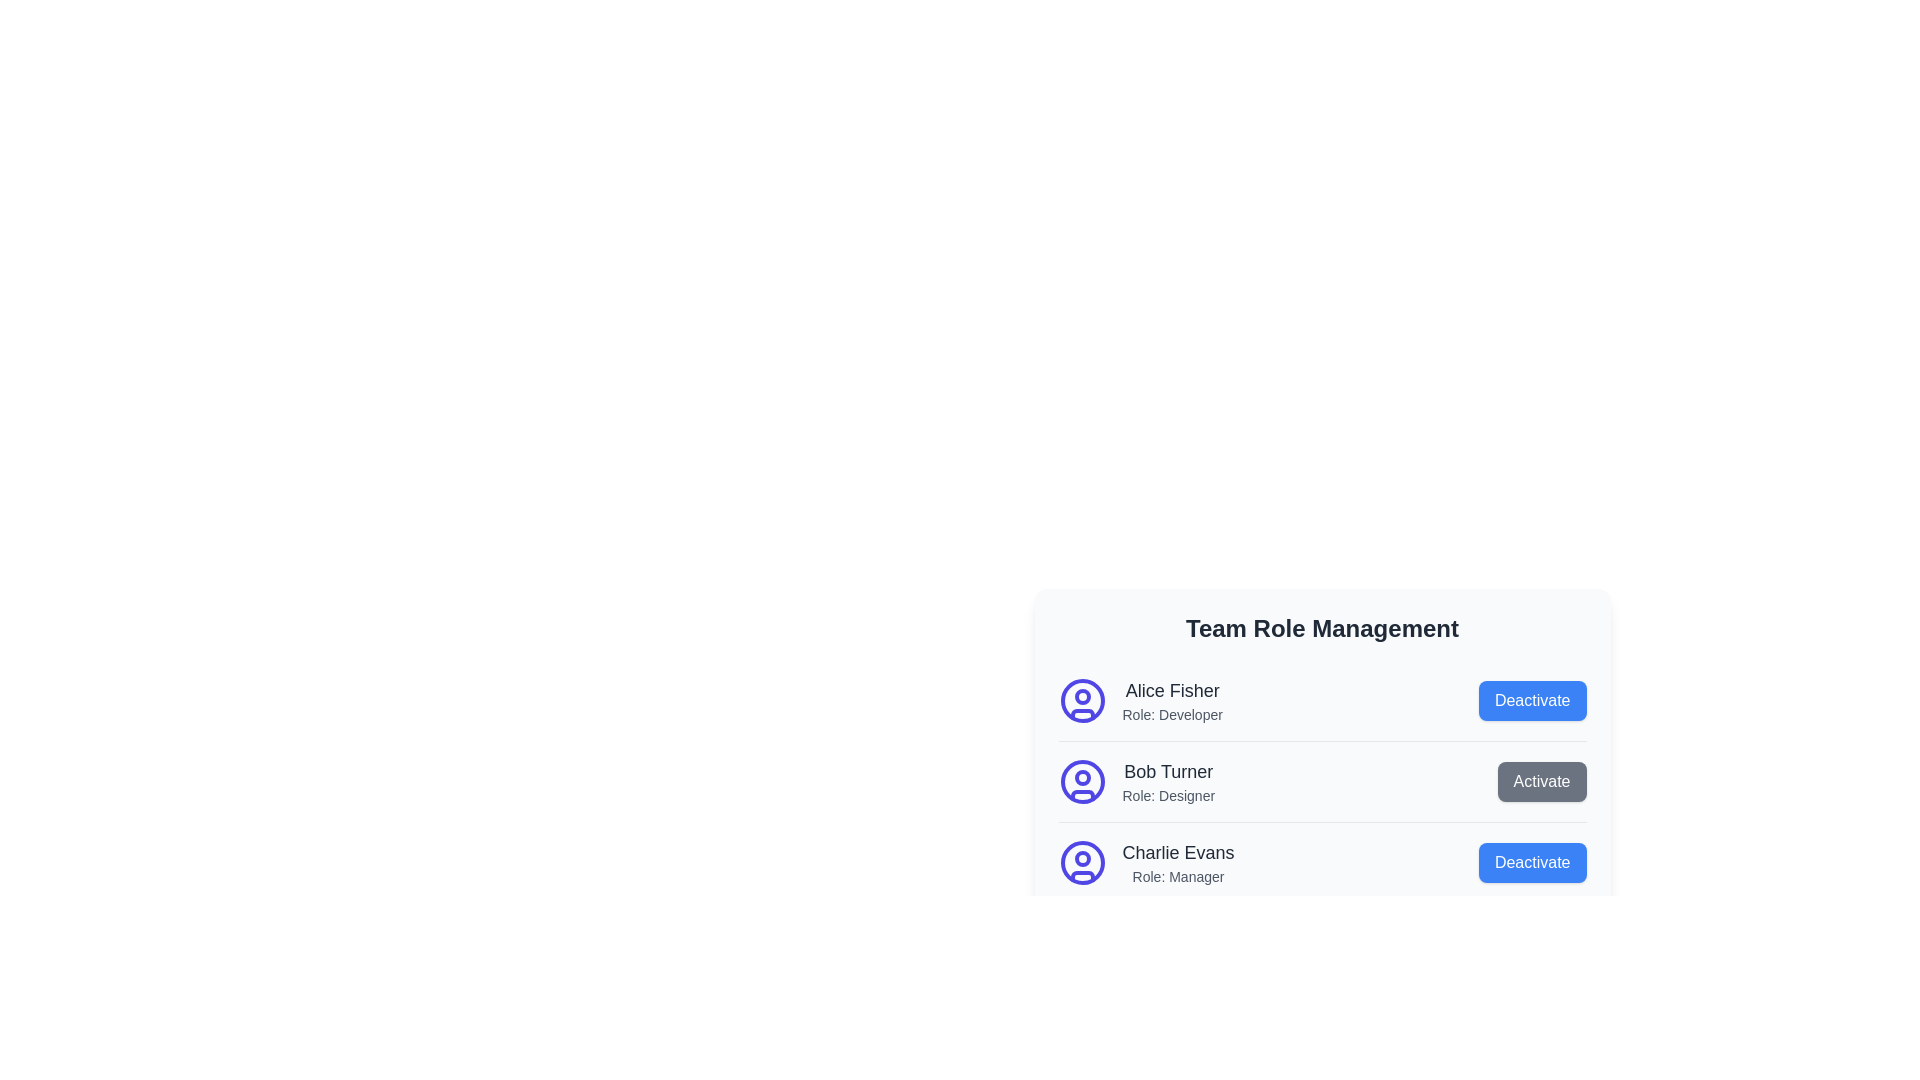  I want to click on the SVG Circle representing the user 'Bob Turner' in the team role management interface, which is positioned to the left of the text 'Bob Turner' and 'Role: Designer', so click(1081, 781).